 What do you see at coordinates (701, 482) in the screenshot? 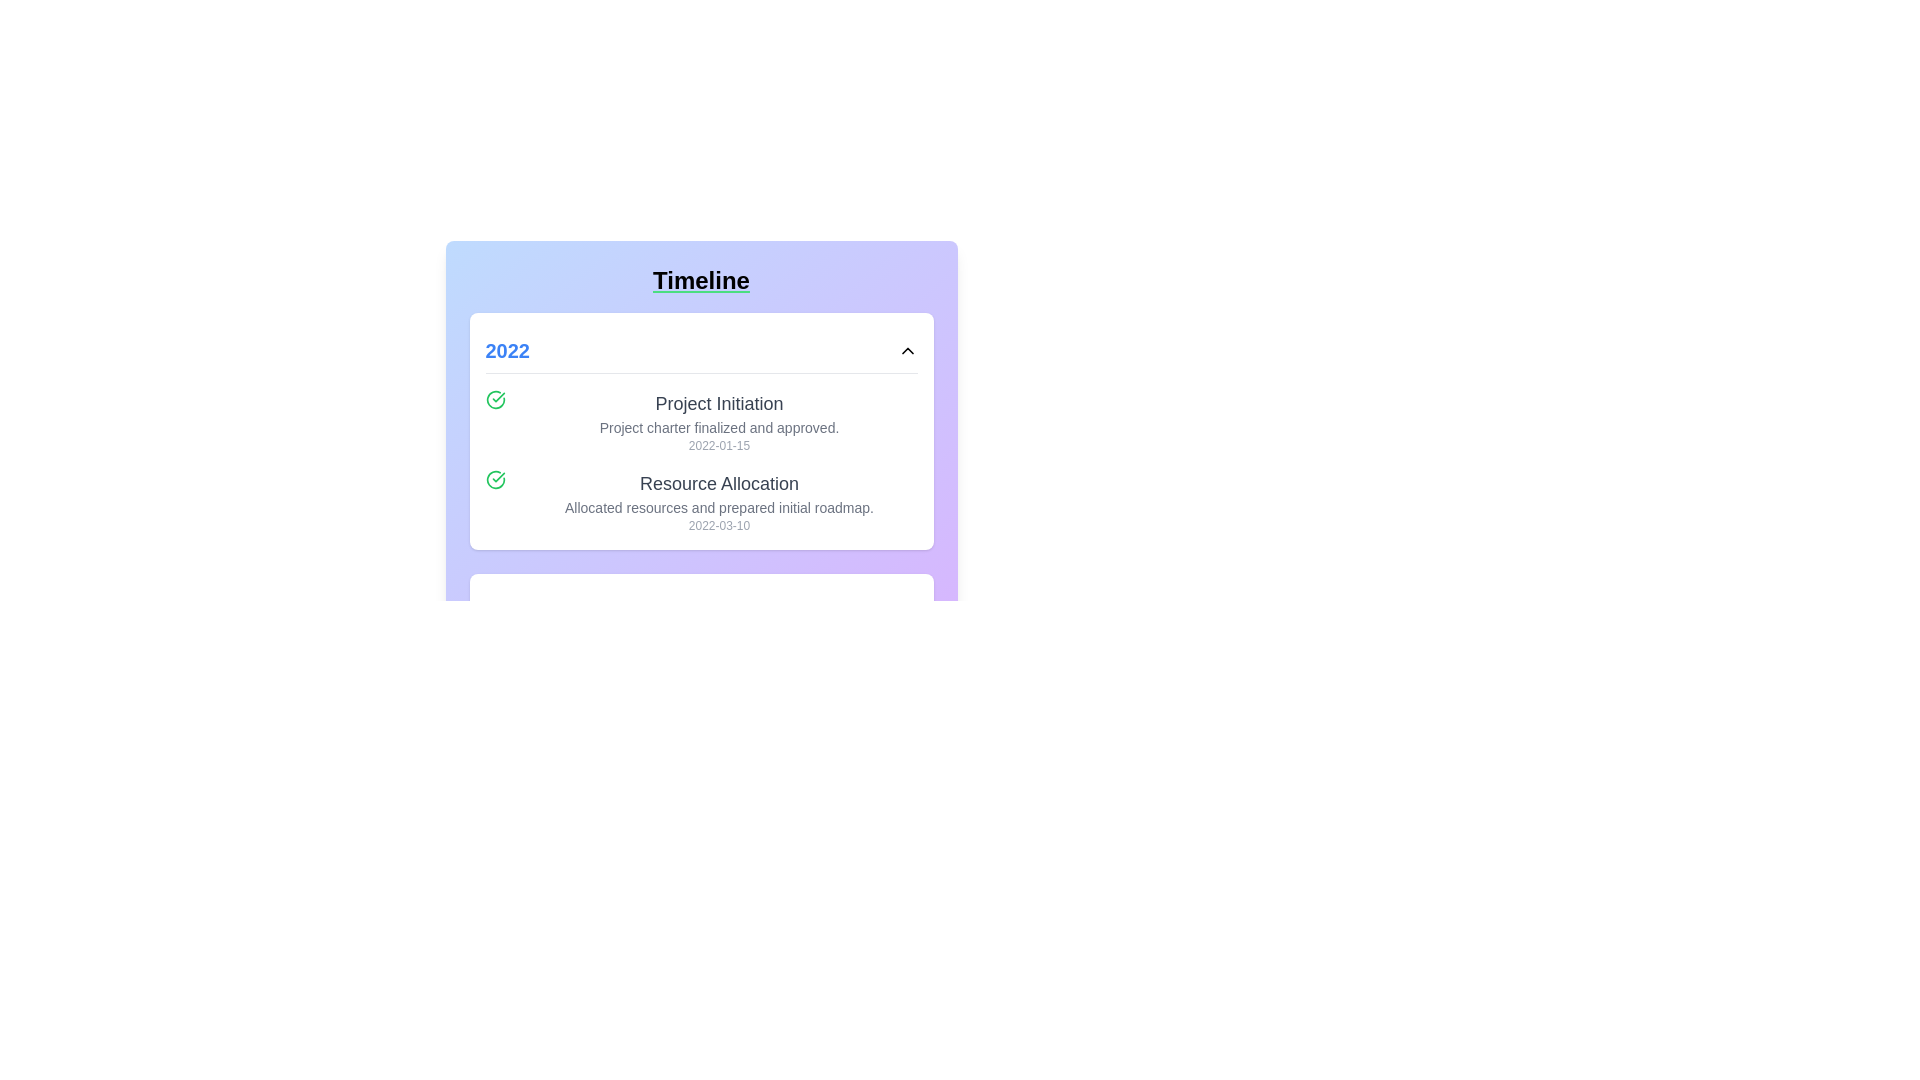
I see `the informational block displaying chronological events for the year 2022, located centrally under the 'Timeline' heading` at bounding box center [701, 482].